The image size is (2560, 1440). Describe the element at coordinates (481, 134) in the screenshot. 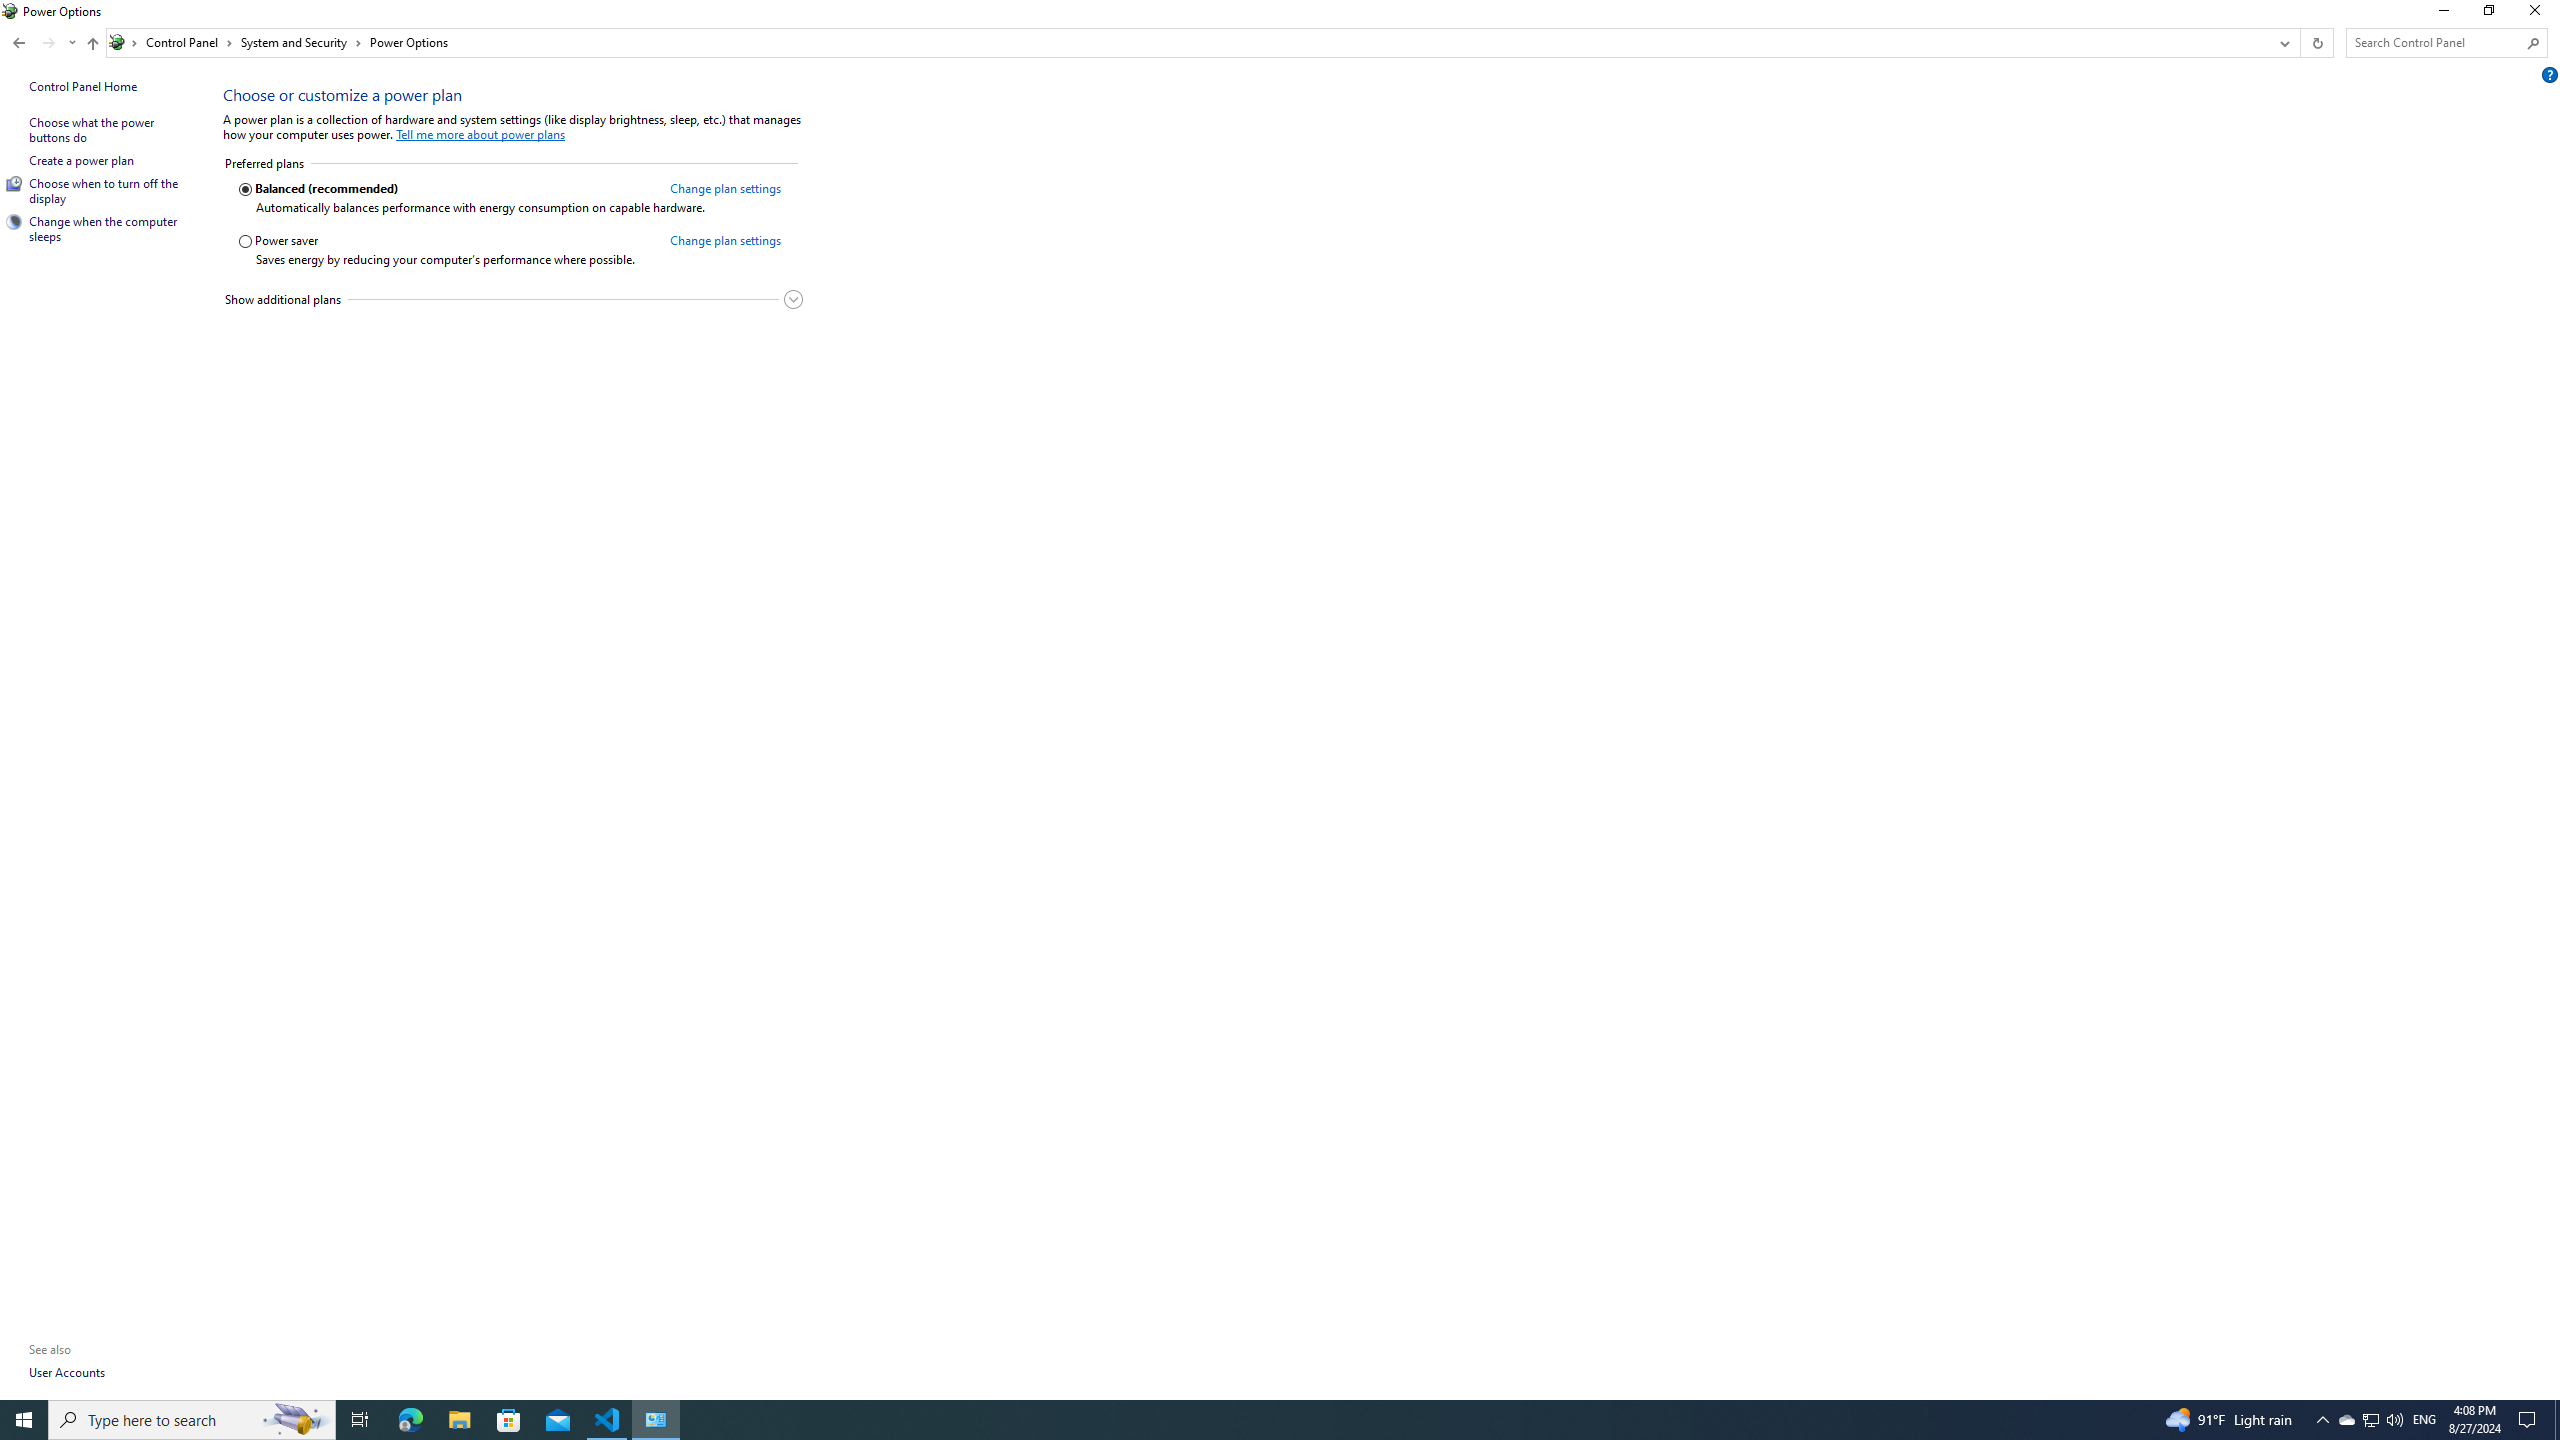

I see `'Tell me more about power plans'` at that location.